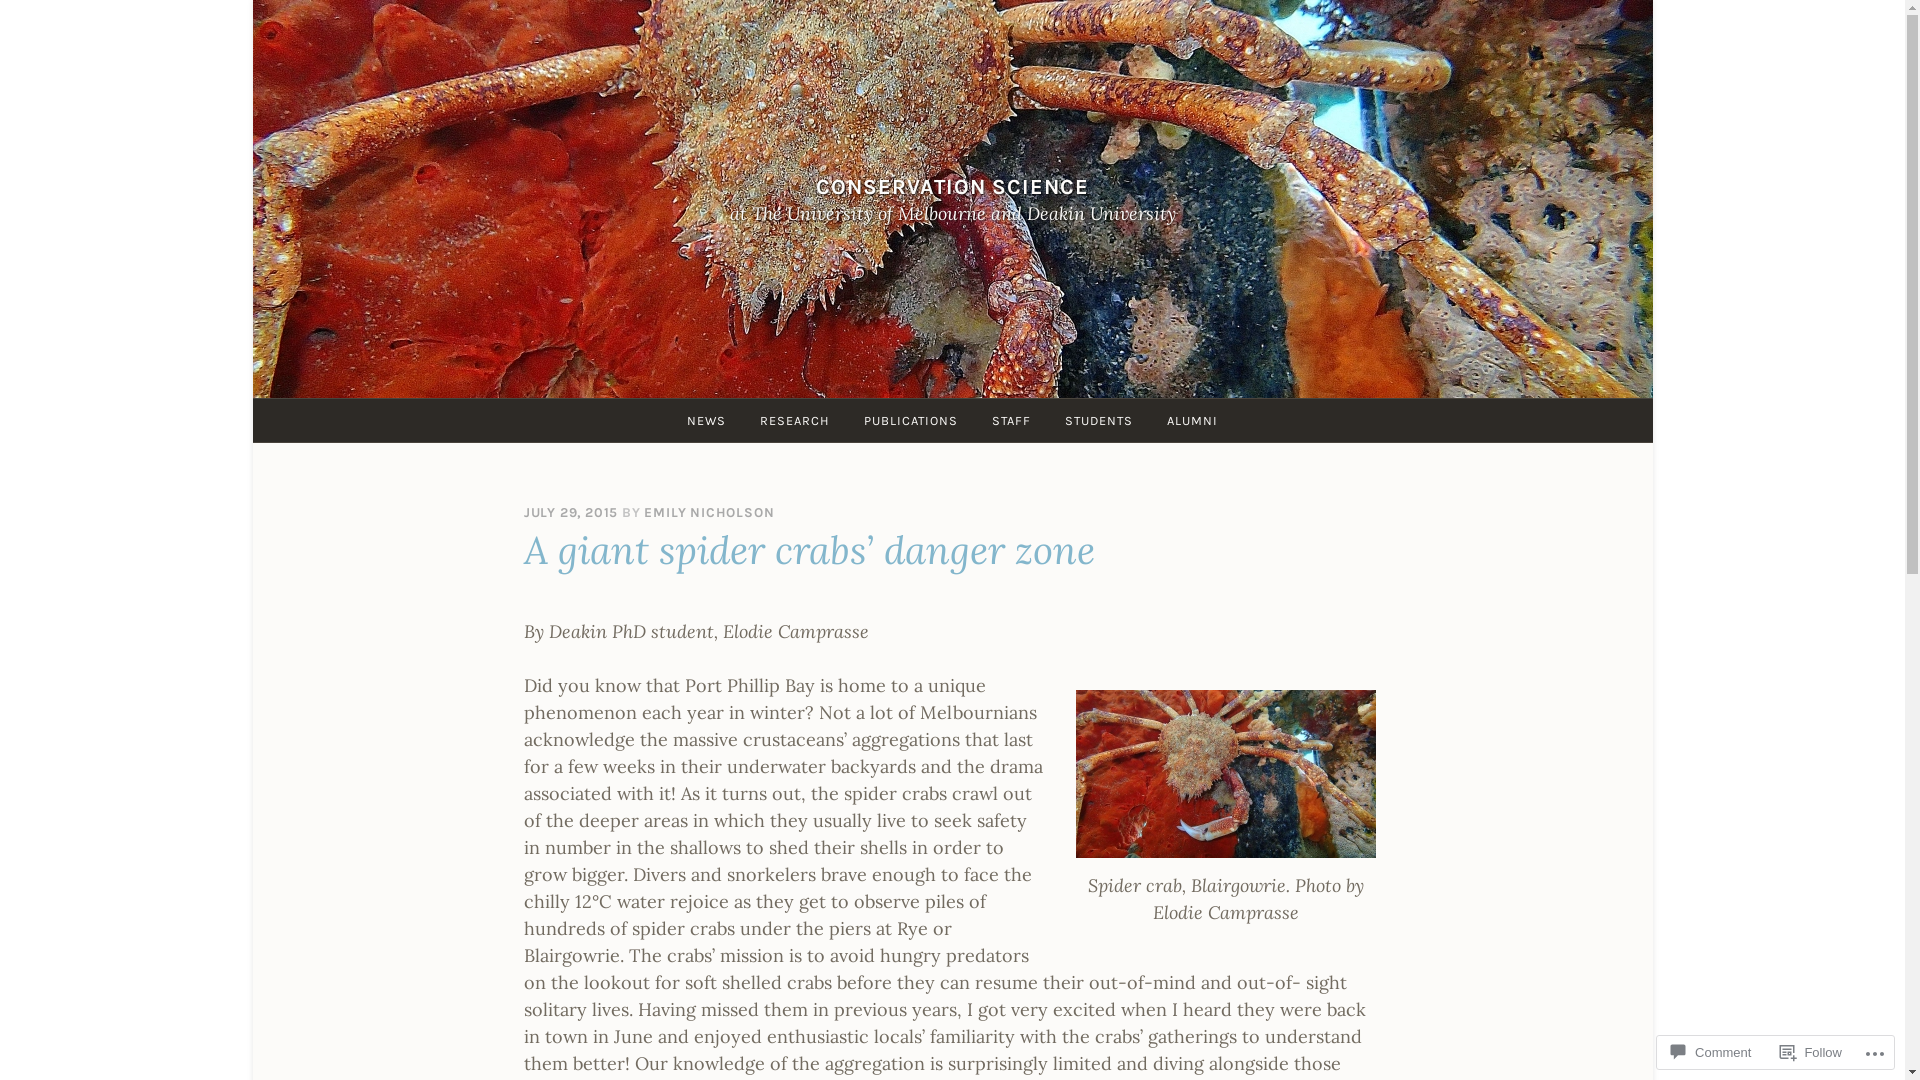 The height and width of the screenshot is (1080, 1920). What do you see at coordinates (706, 419) in the screenshot?
I see `'NEWS'` at bounding box center [706, 419].